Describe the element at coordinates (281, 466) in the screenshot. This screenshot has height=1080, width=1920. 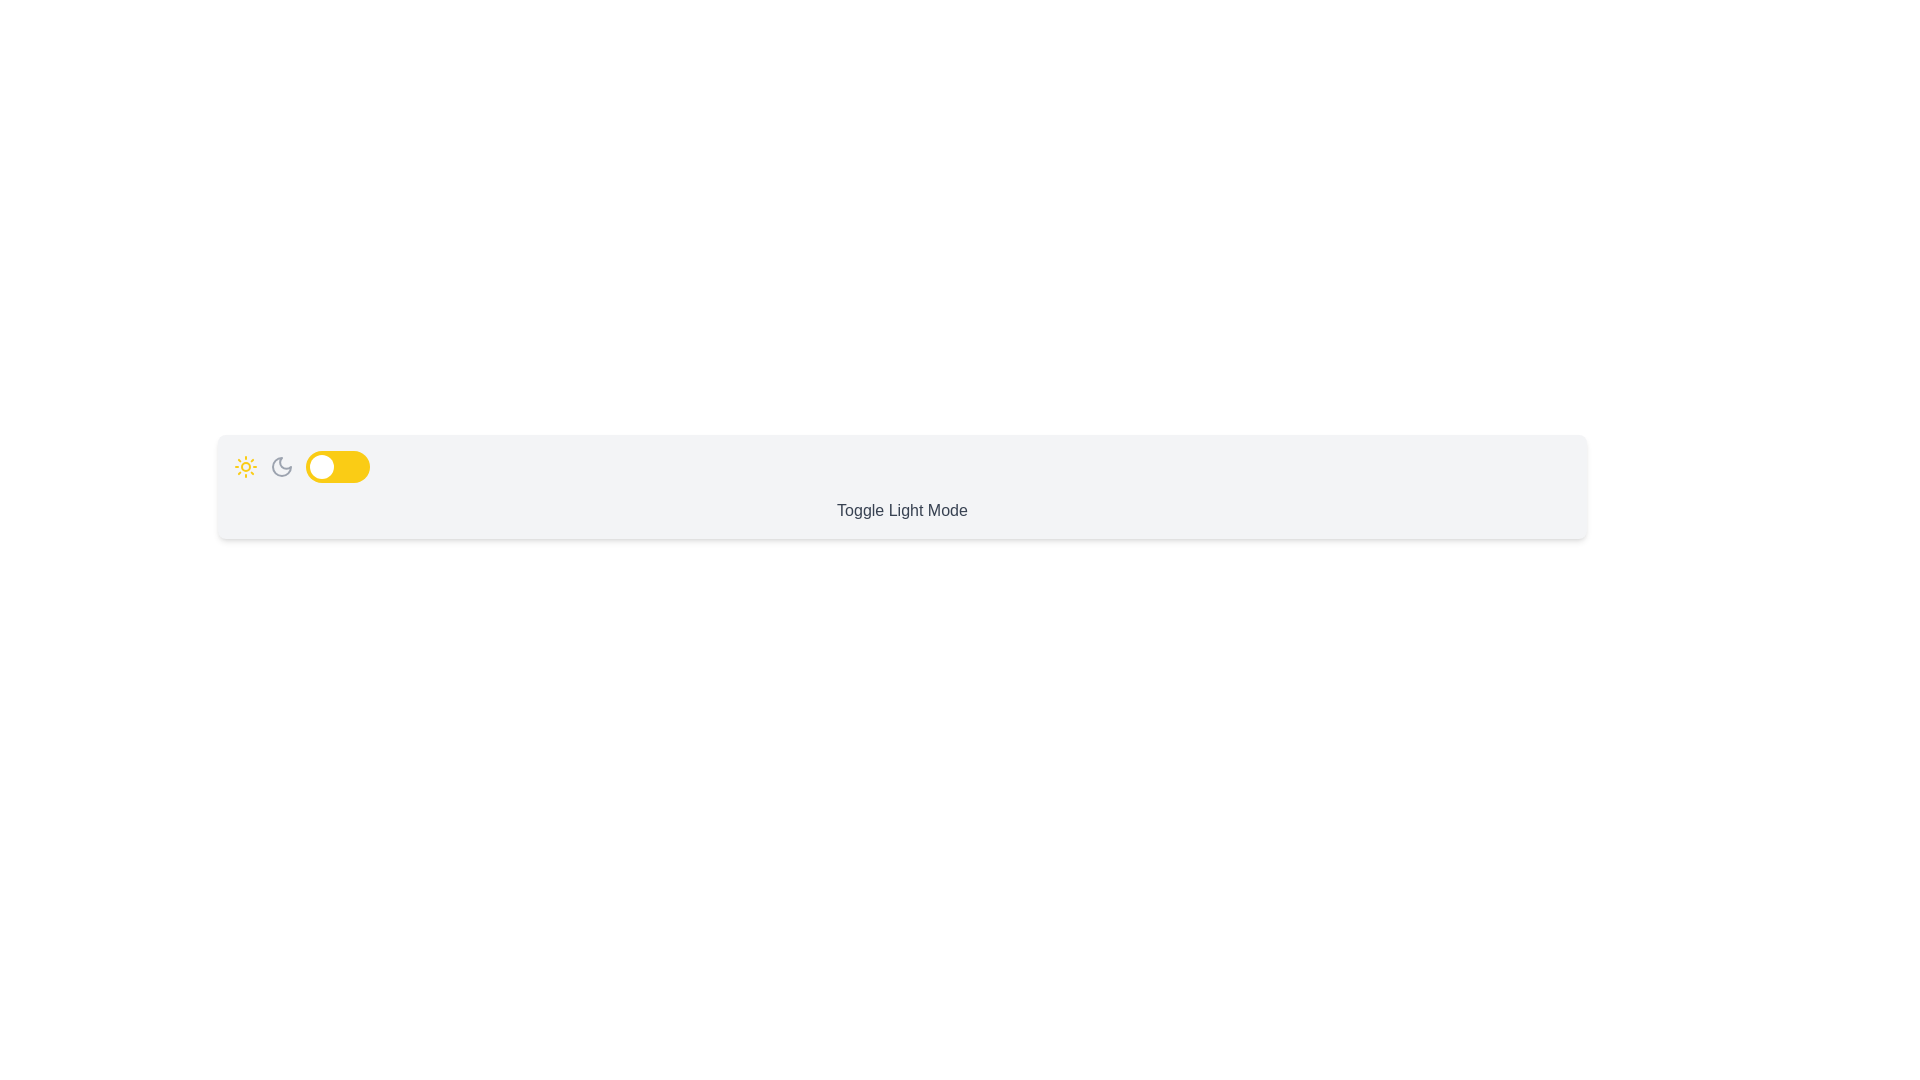
I see `the gray crescent moon icon, which is the second icon from the left in the control bar, located between the sun icon and a toggle switch` at that location.